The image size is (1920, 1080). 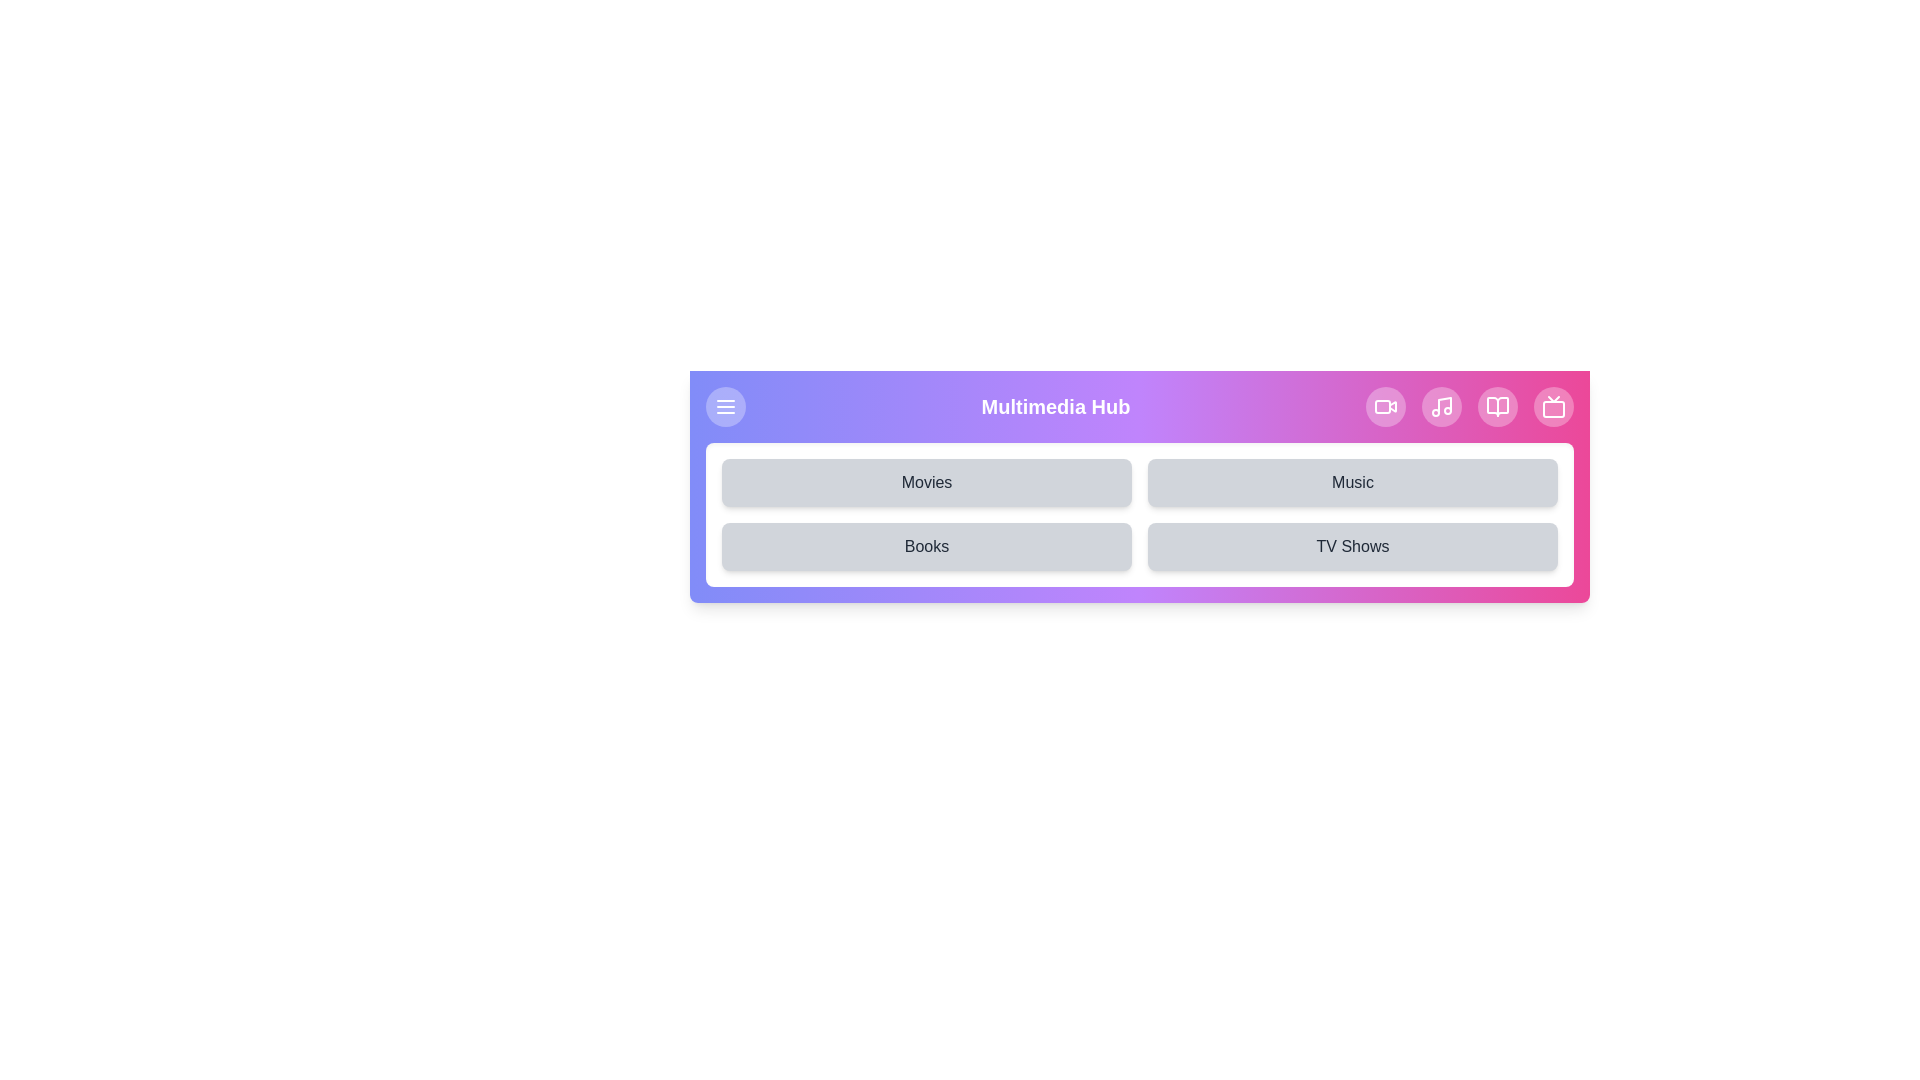 I want to click on the Movies button to select the desired multimedia category, so click(x=925, y=482).